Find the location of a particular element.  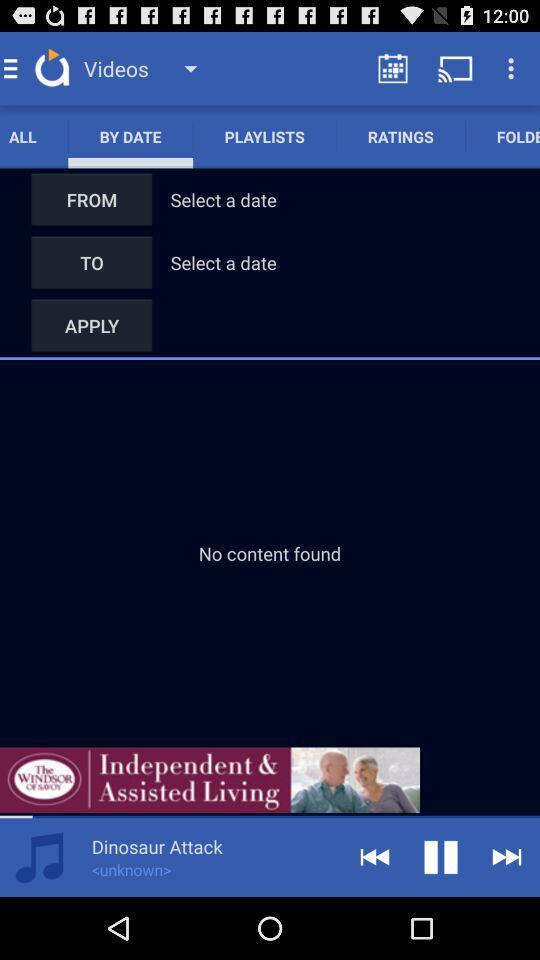

the av_rewind icon is located at coordinates (374, 917).